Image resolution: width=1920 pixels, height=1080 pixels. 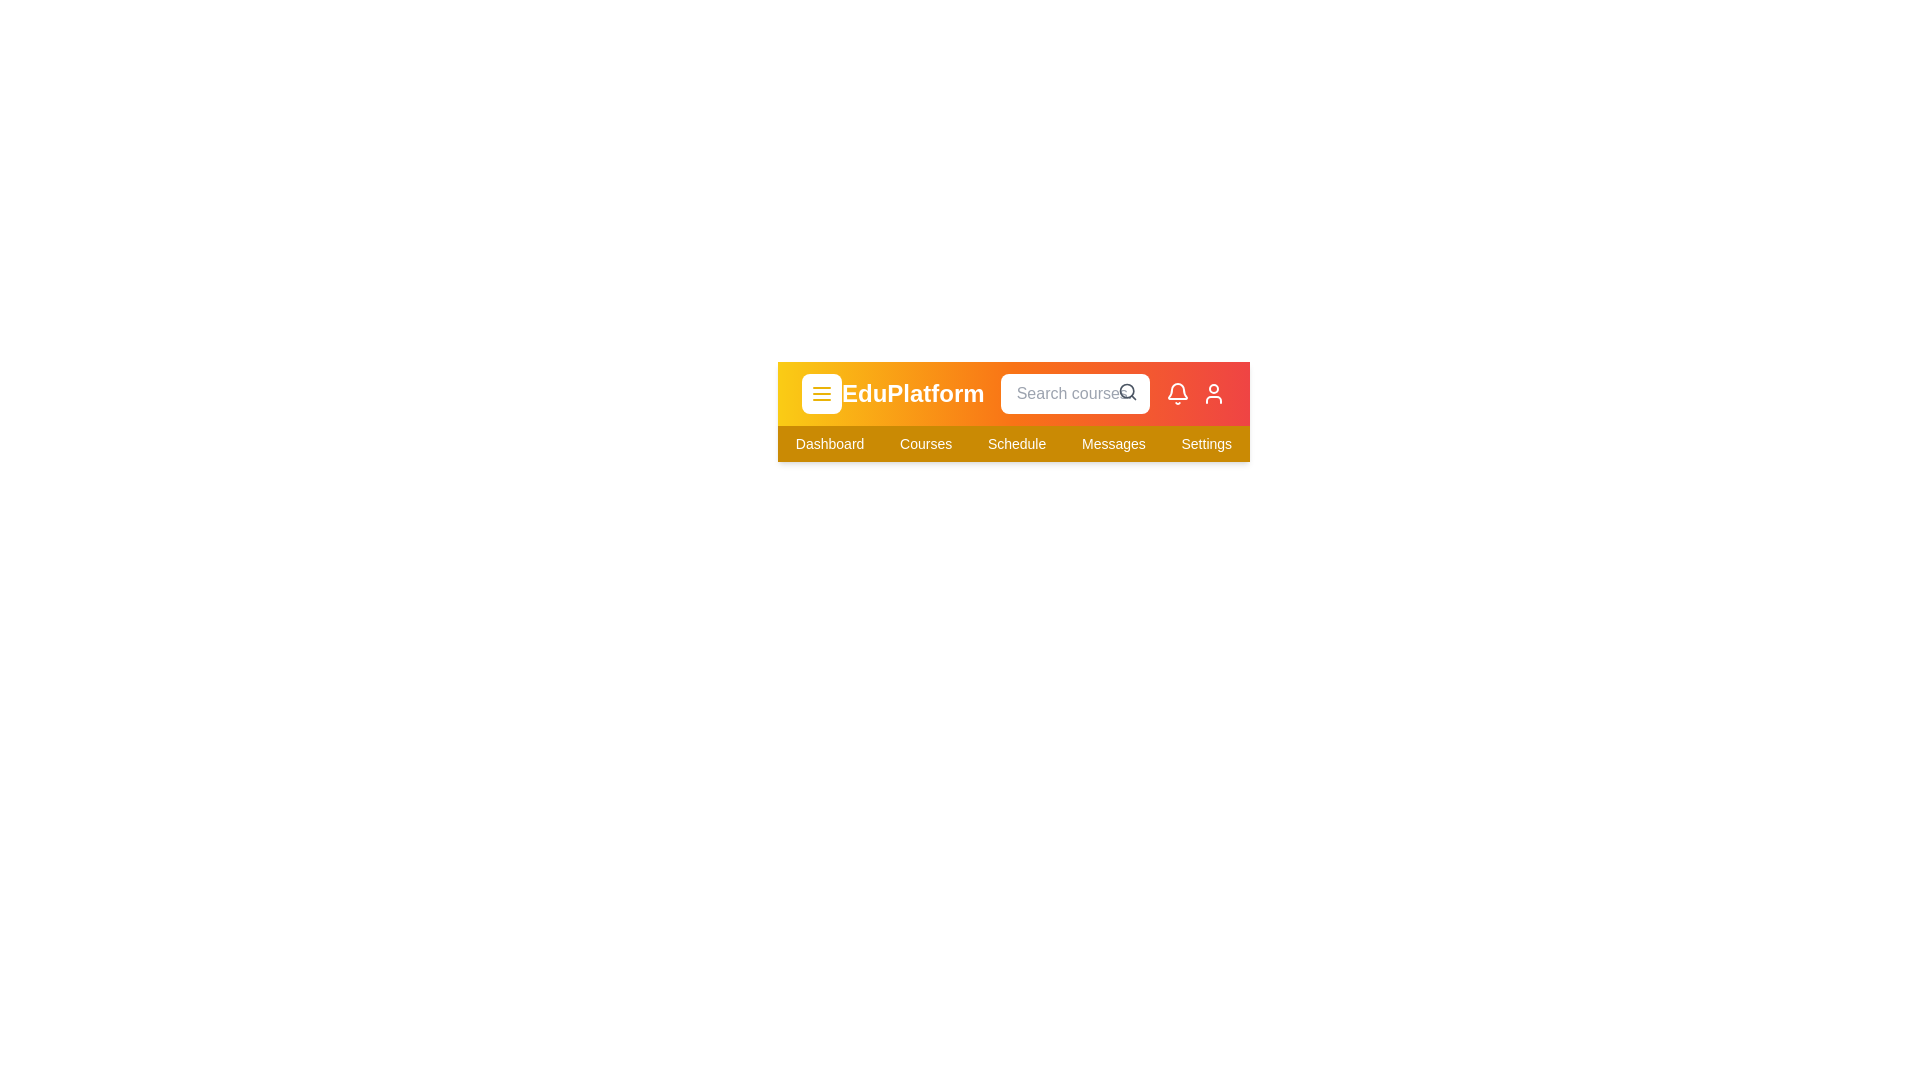 I want to click on the navigation item Dashboard, so click(x=830, y=442).